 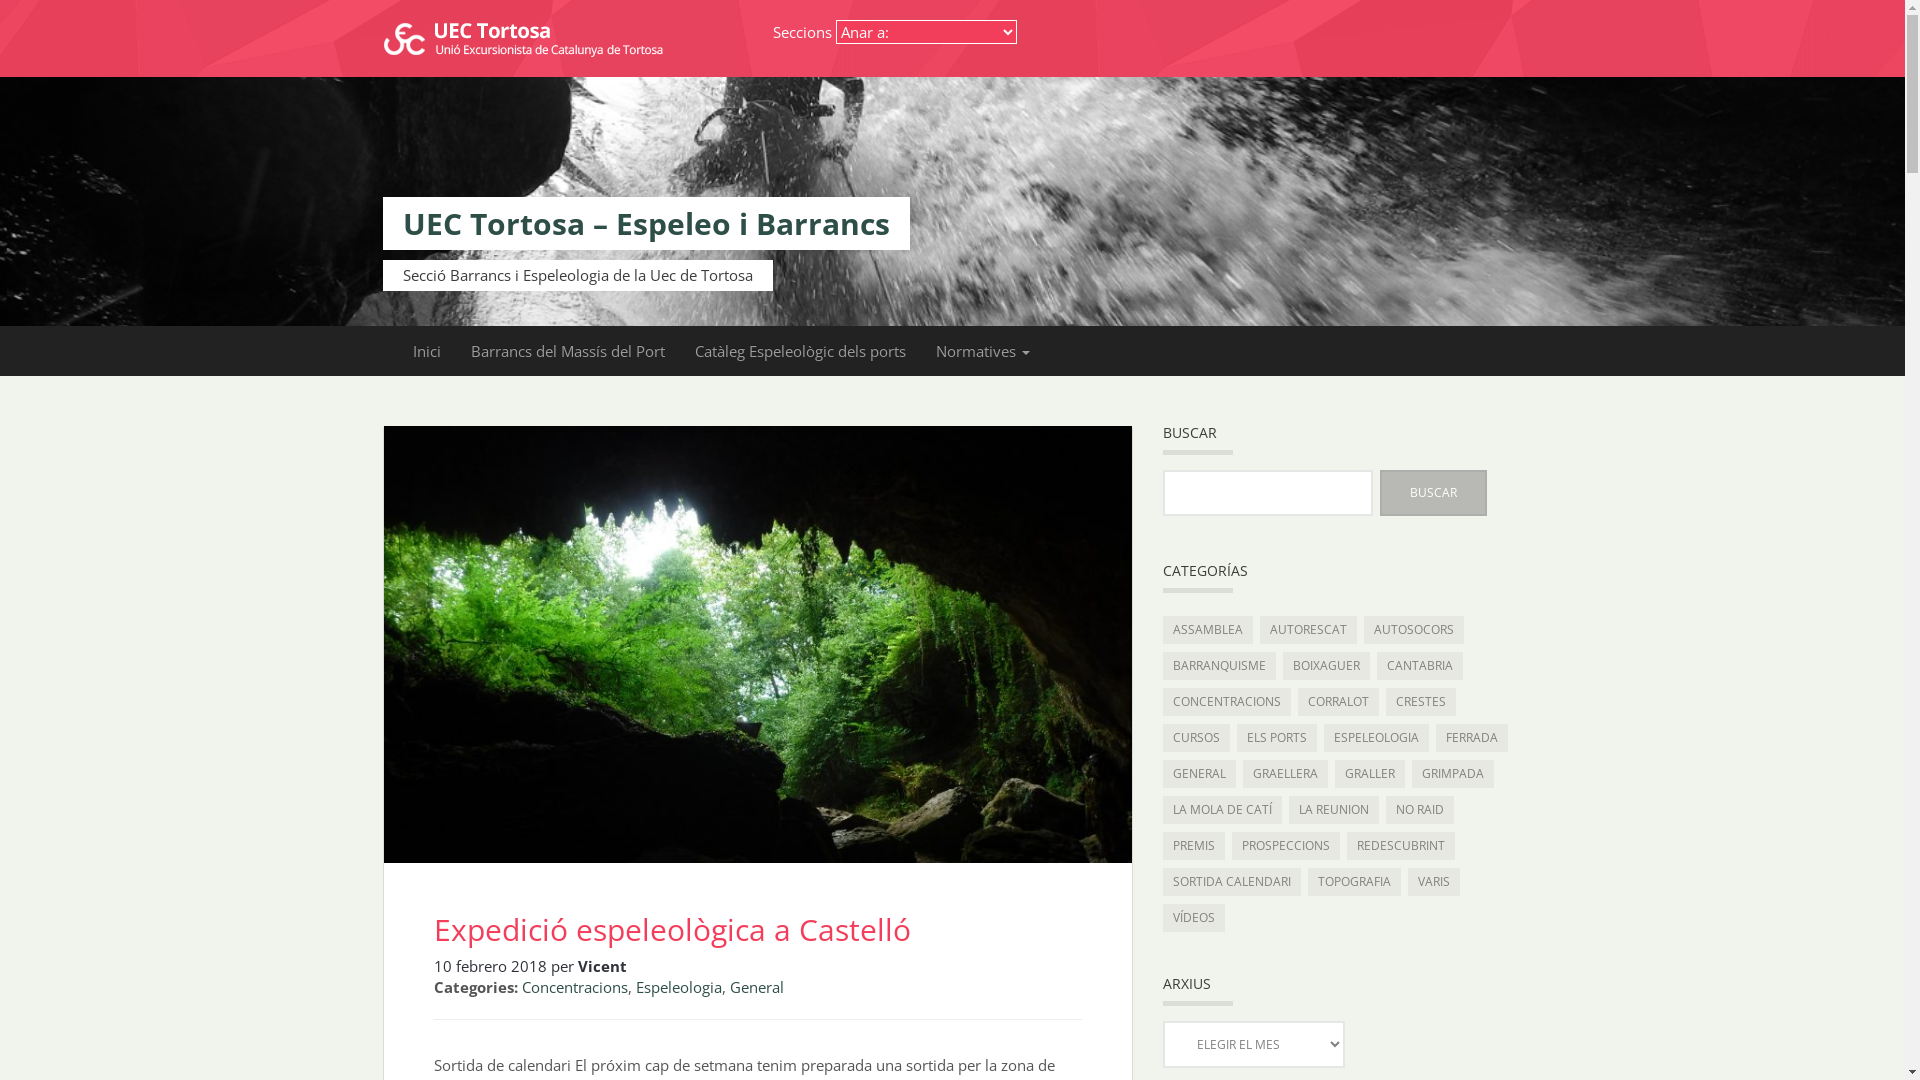 What do you see at coordinates (1229, 881) in the screenshot?
I see `'SORTIDA CALENDARI'` at bounding box center [1229, 881].